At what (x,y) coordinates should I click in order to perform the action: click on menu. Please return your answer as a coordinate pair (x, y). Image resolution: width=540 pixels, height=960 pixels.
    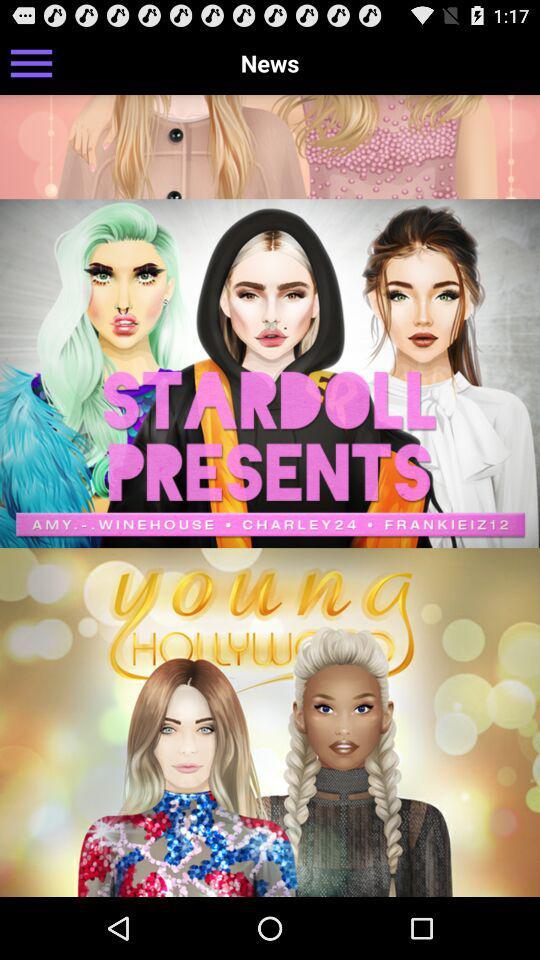
    Looking at the image, I should click on (30, 62).